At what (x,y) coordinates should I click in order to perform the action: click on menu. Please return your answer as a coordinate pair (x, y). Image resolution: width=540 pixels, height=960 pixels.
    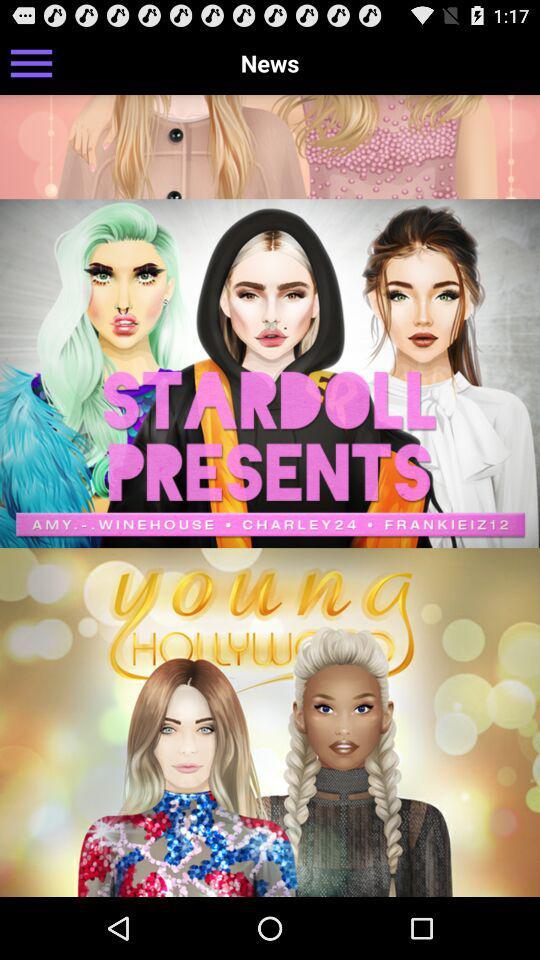
    Looking at the image, I should click on (30, 62).